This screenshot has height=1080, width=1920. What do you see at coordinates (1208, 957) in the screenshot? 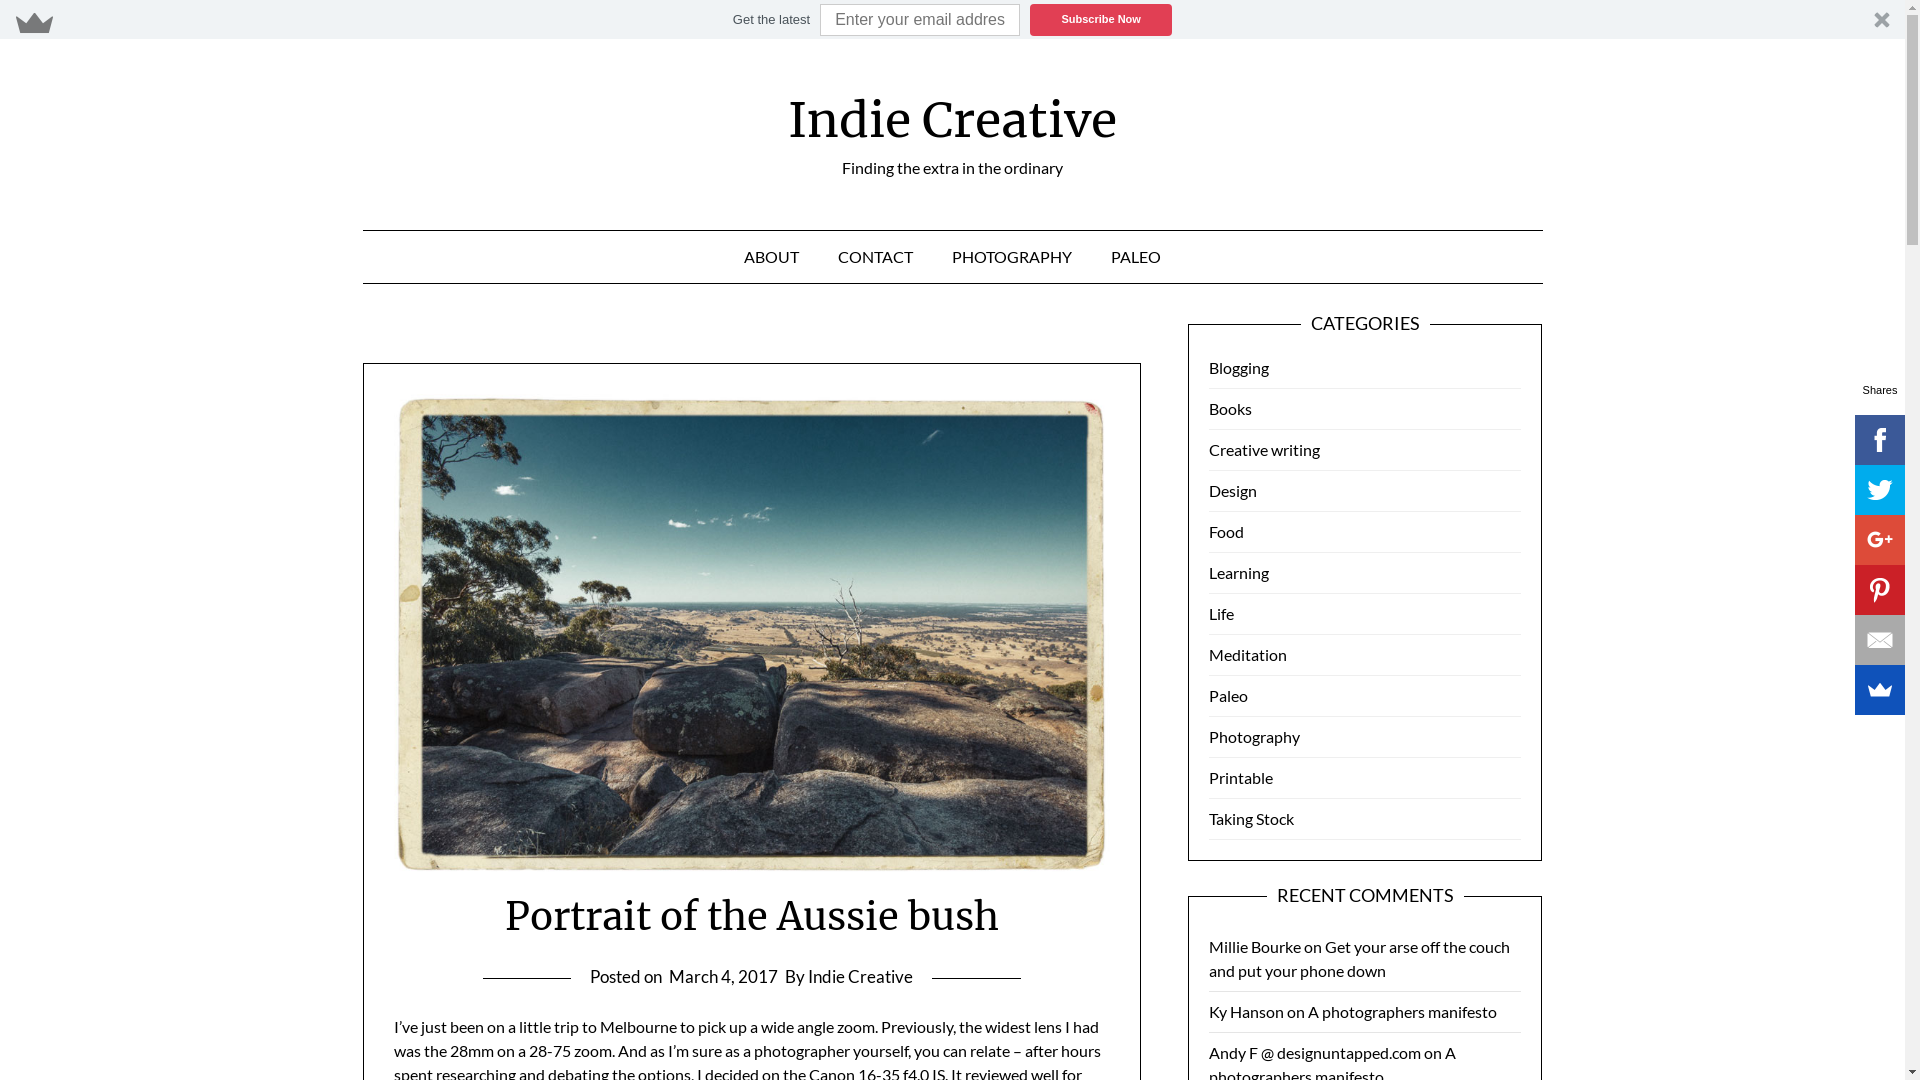
I see `'Get your arse off the couch and put your phone down'` at bounding box center [1208, 957].